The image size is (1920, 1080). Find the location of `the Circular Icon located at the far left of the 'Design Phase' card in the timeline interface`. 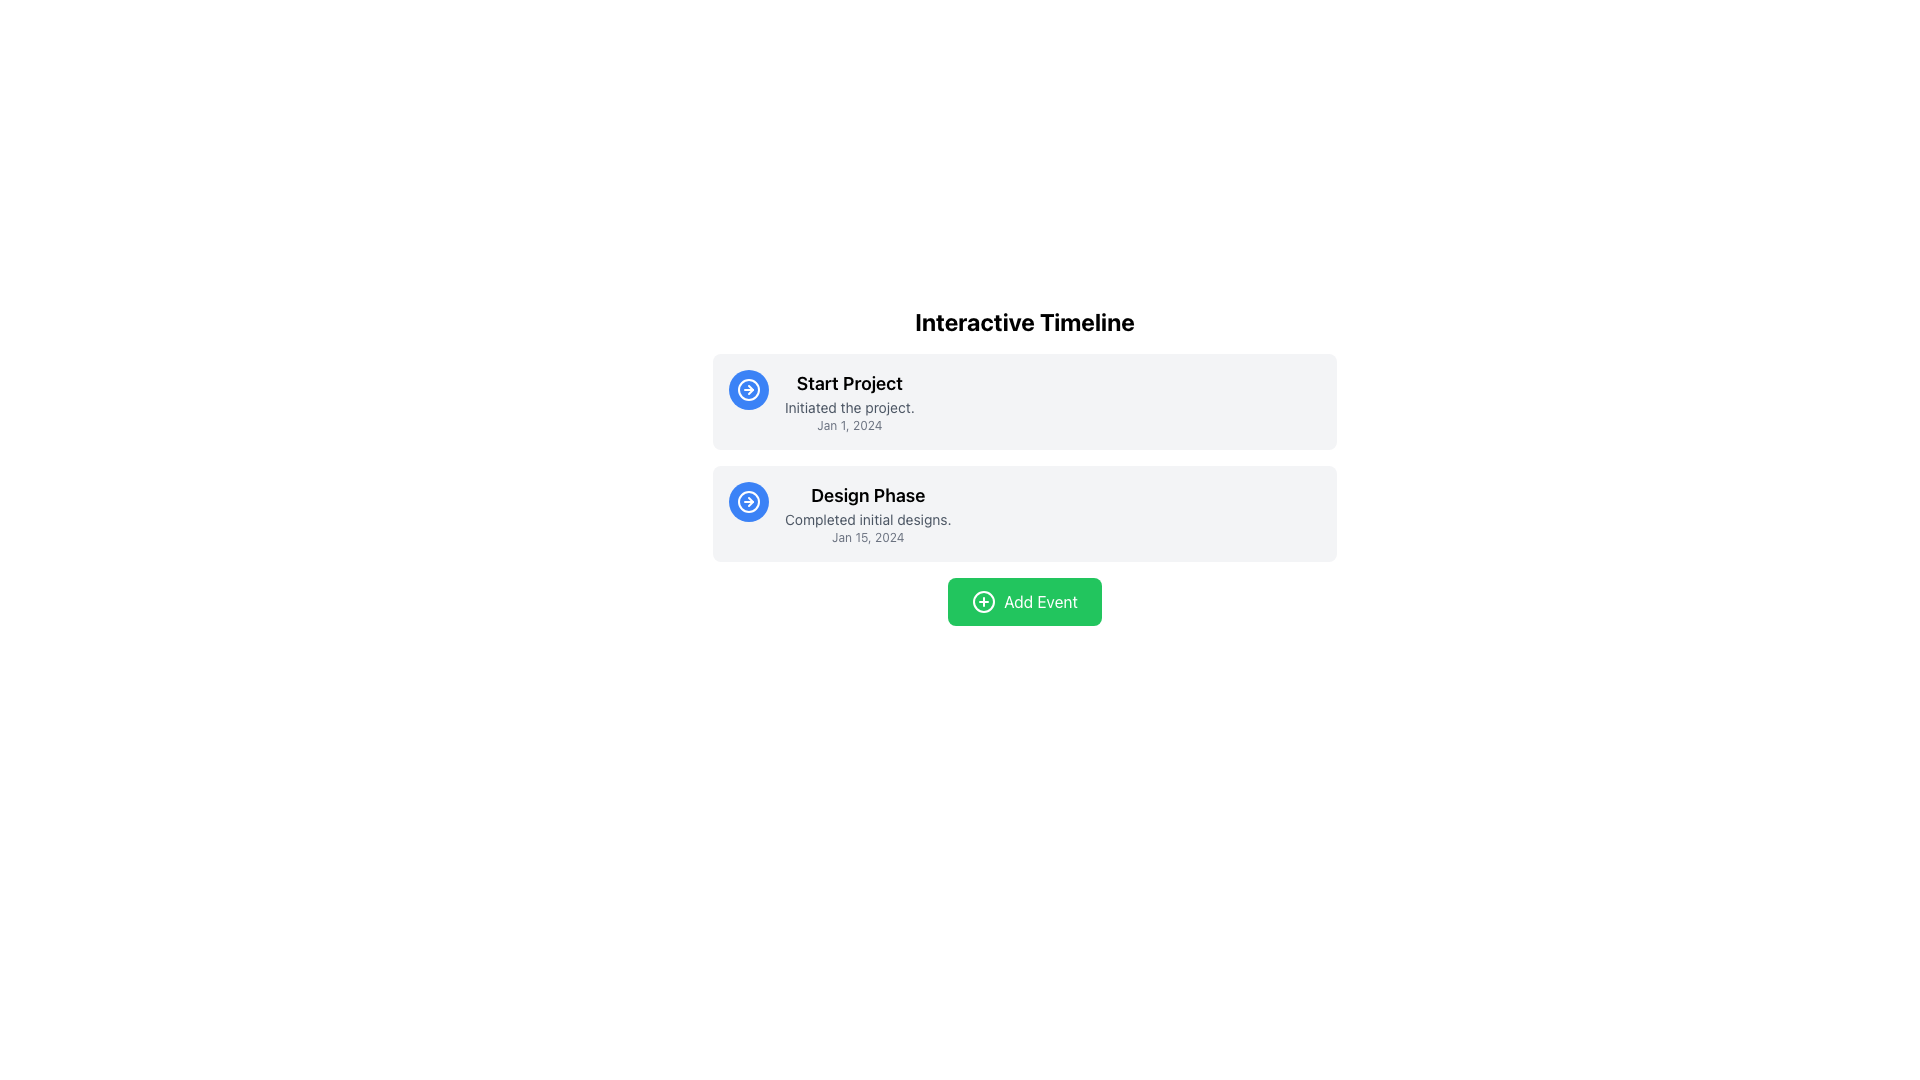

the Circular Icon located at the far left of the 'Design Phase' card in the timeline interface is located at coordinates (747, 500).